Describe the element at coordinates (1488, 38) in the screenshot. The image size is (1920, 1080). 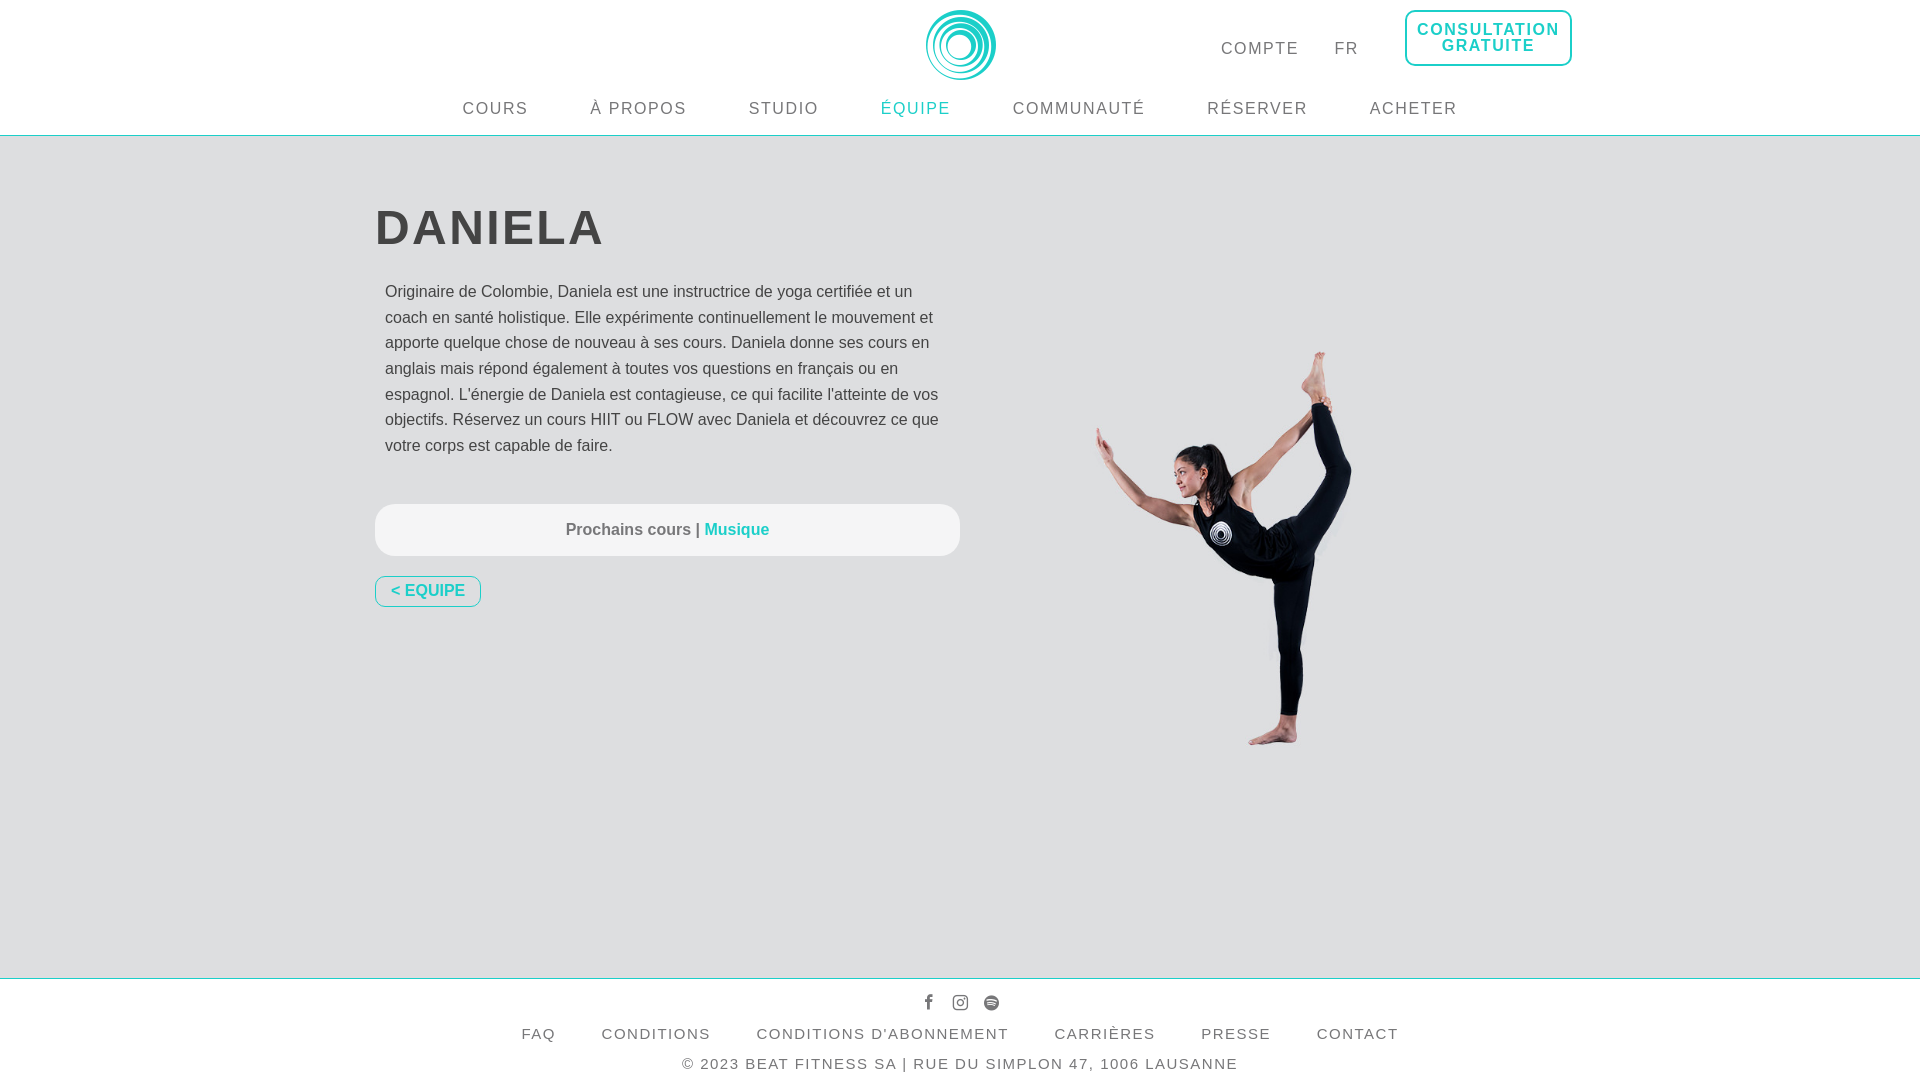
I see `'CONSULTATION GRATUITE'` at that location.